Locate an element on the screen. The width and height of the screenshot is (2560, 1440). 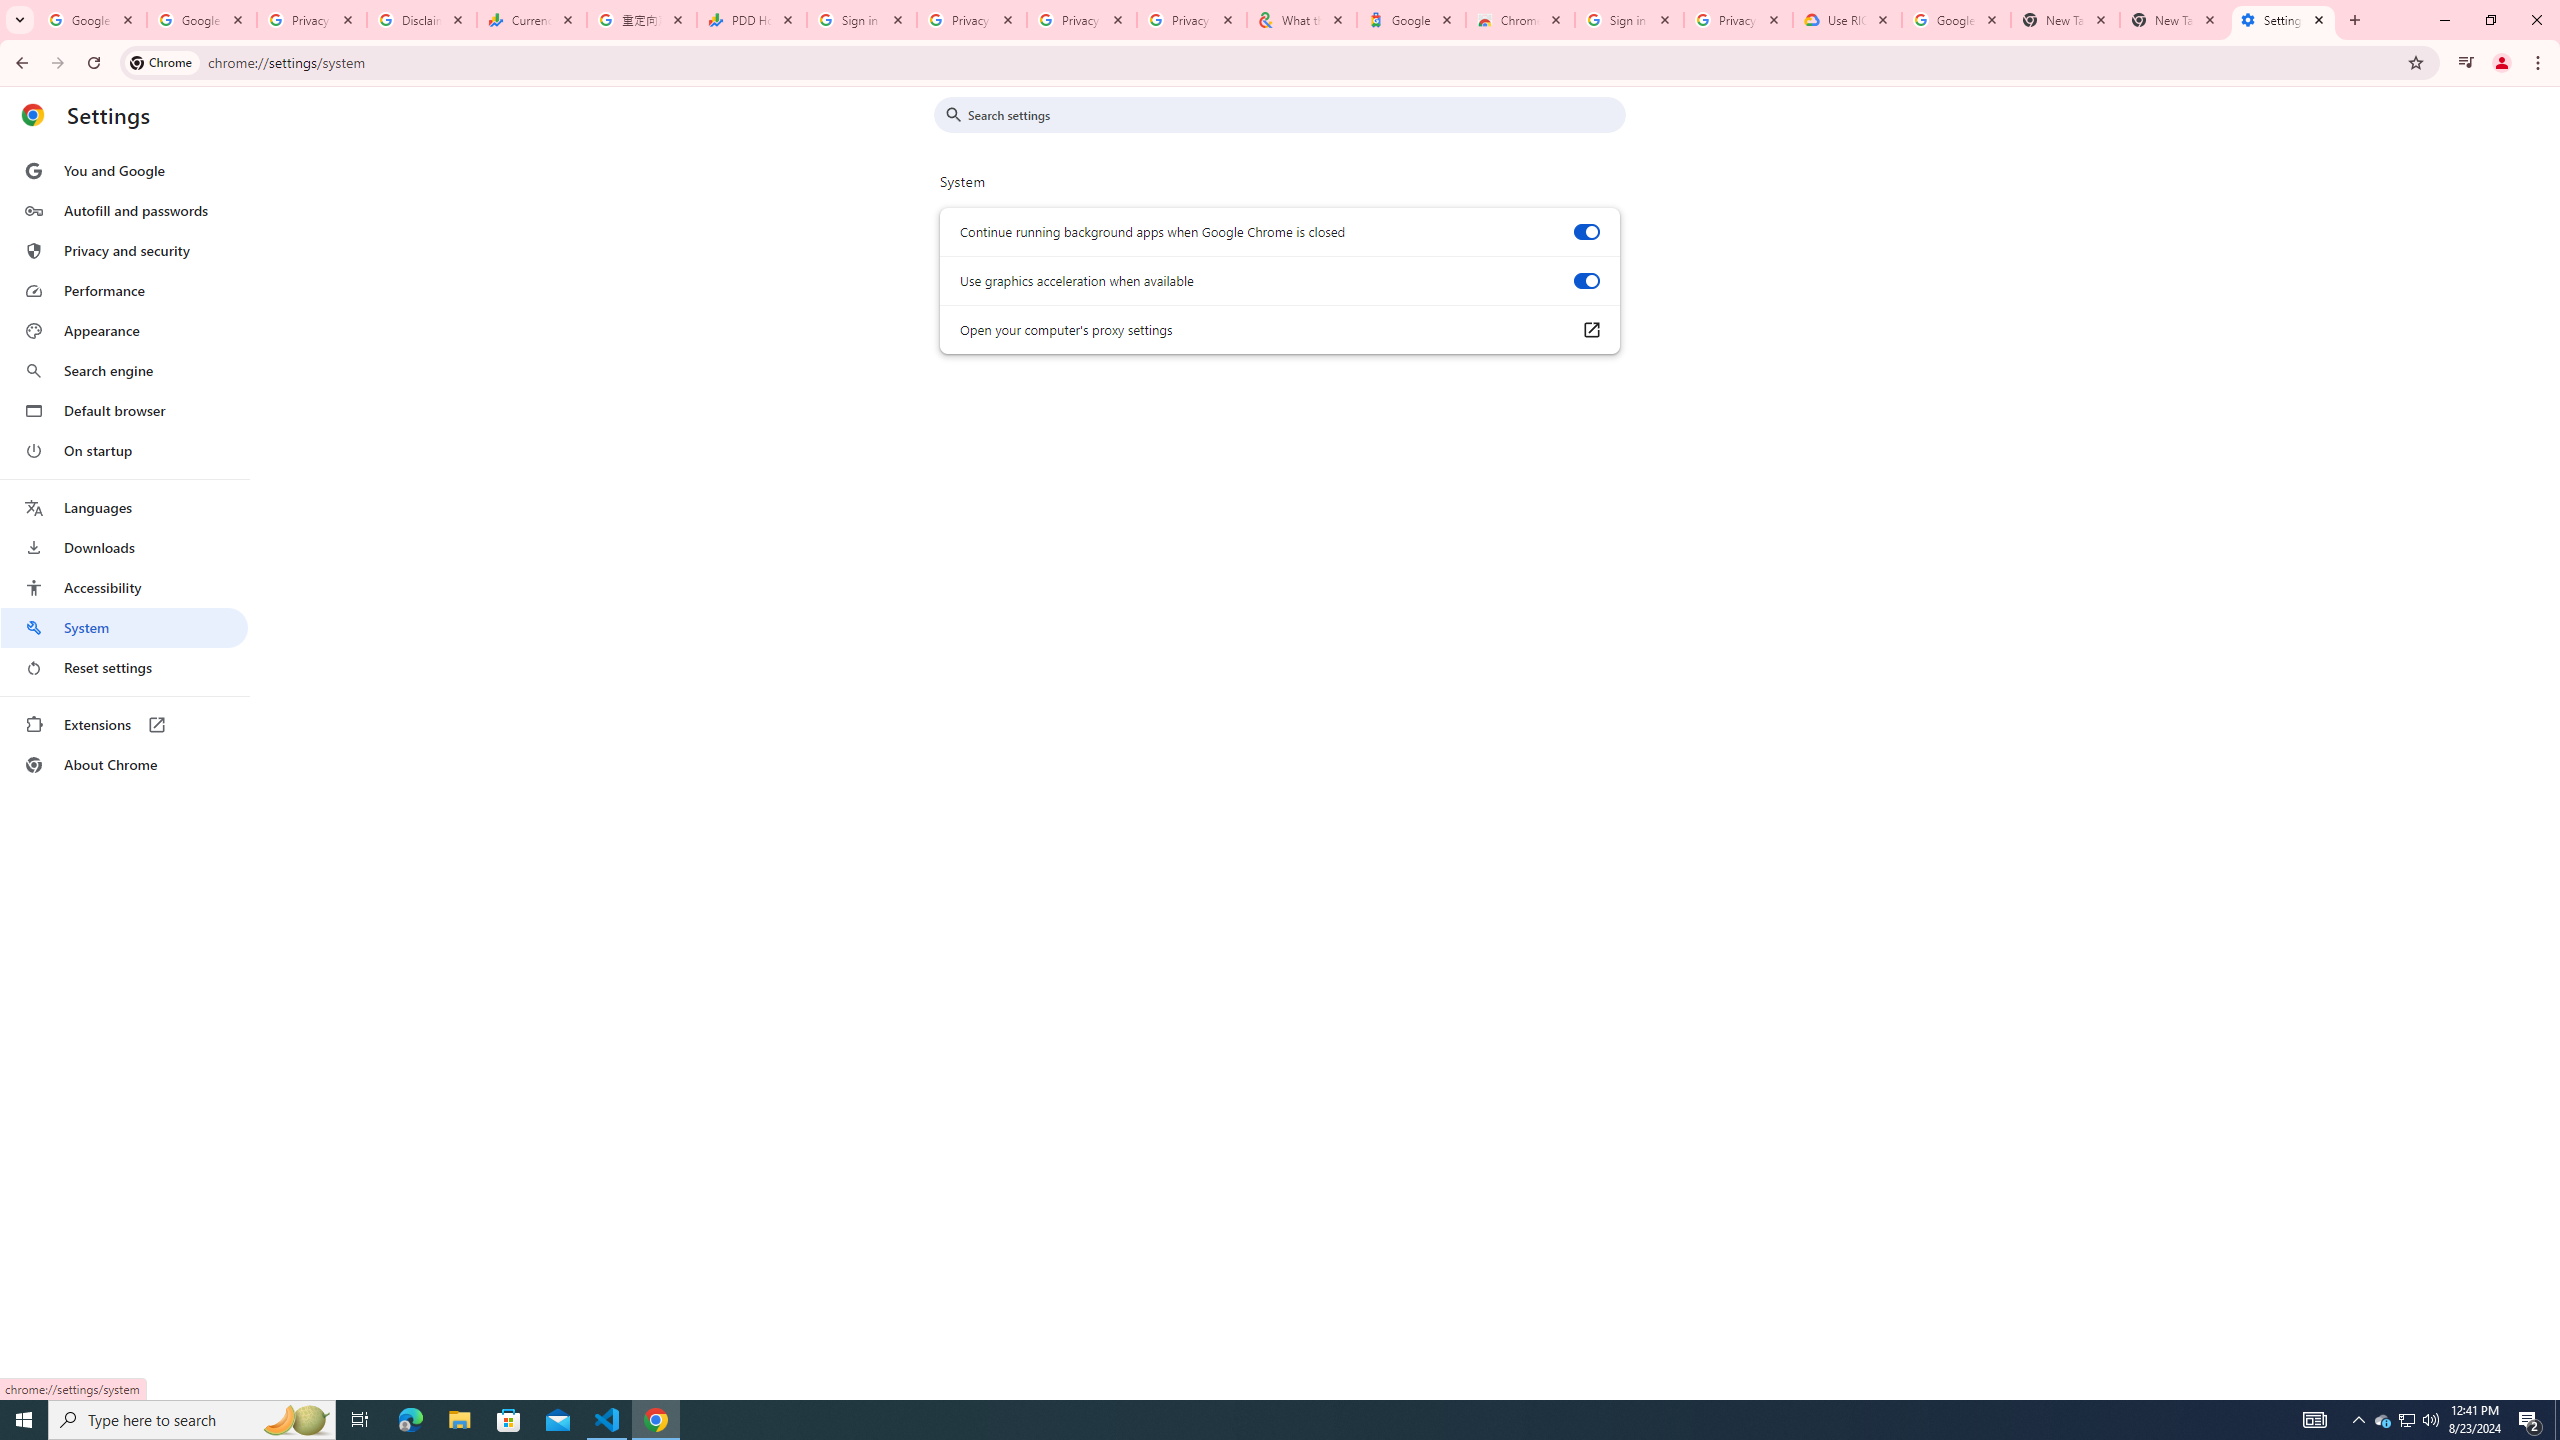
'Open your computer' is located at coordinates (1590, 329).